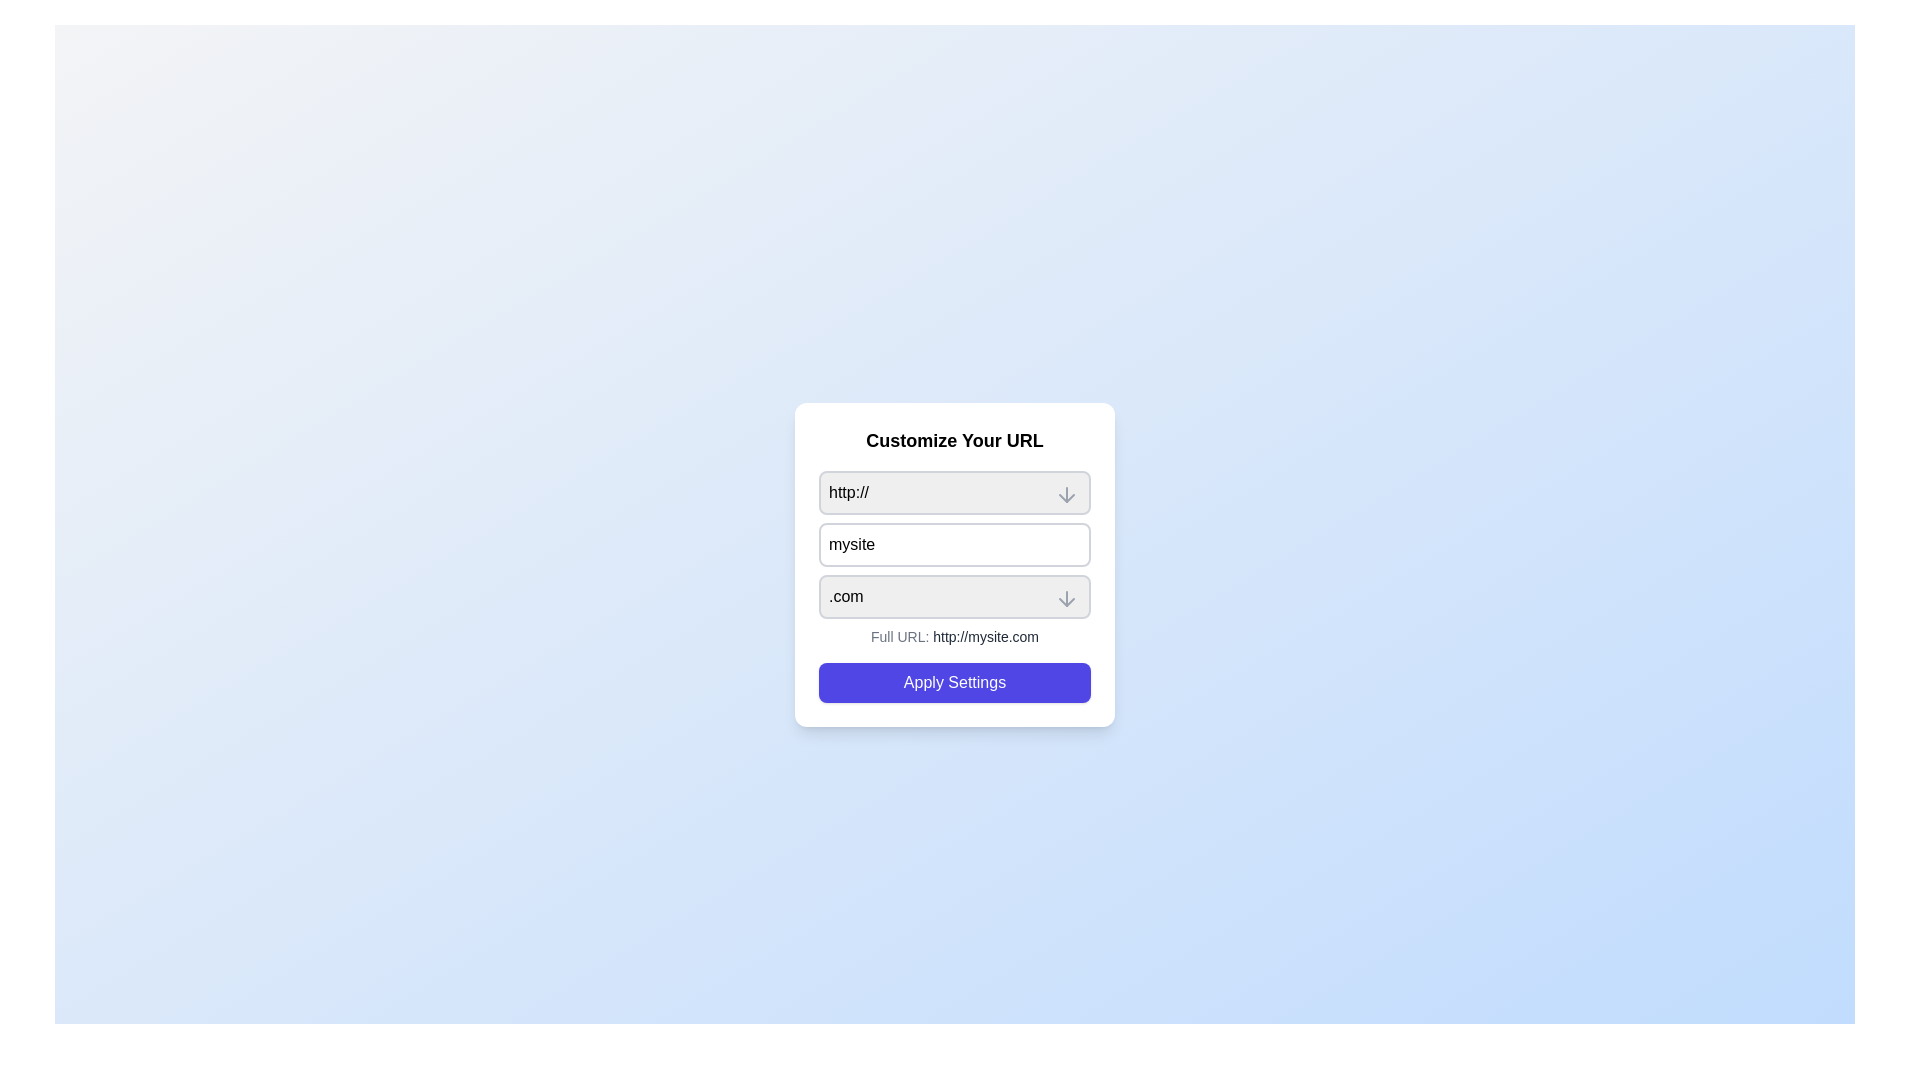  I want to click on the 'Apply Settings' button with a violet background and white text located at the bottom of the 'Customize Your URL' dialog to apply the settings, so click(954, 681).